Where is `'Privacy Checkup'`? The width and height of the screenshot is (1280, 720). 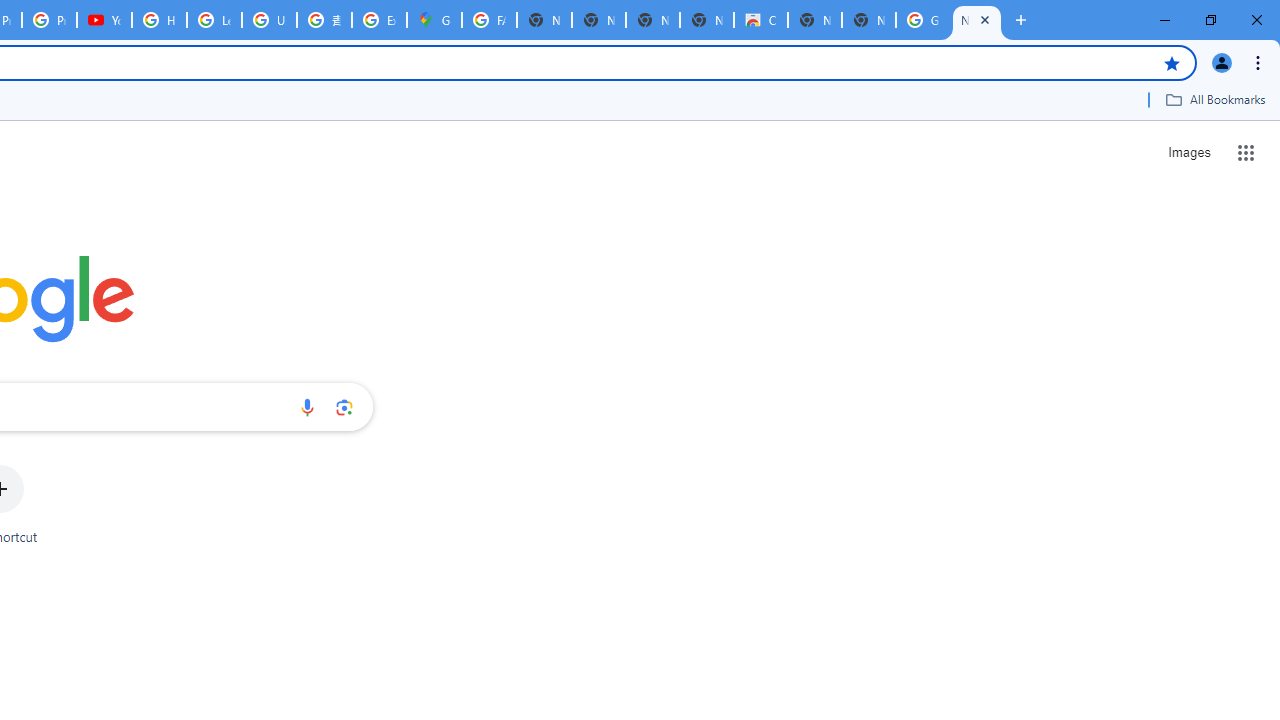 'Privacy Checkup' is located at coordinates (49, 20).